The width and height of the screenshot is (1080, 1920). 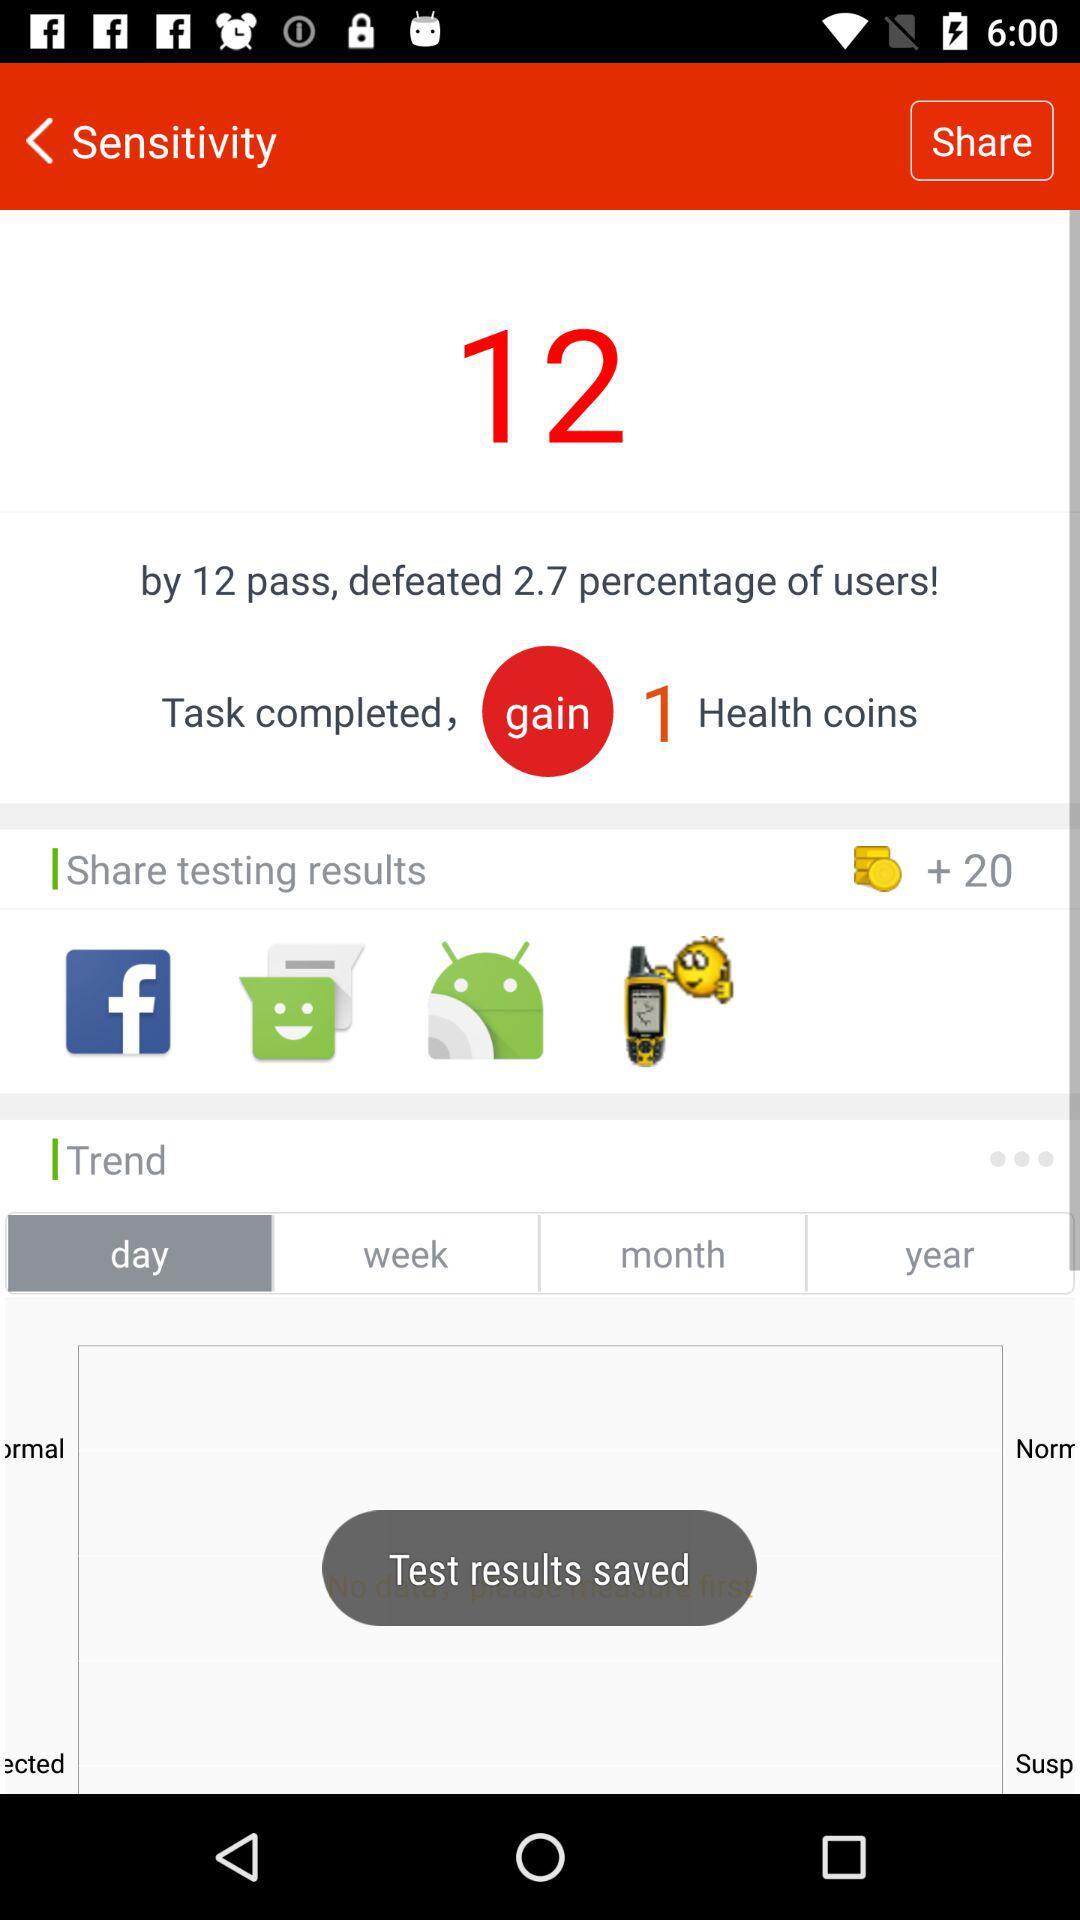 I want to click on facebook app, so click(x=118, y=1001).